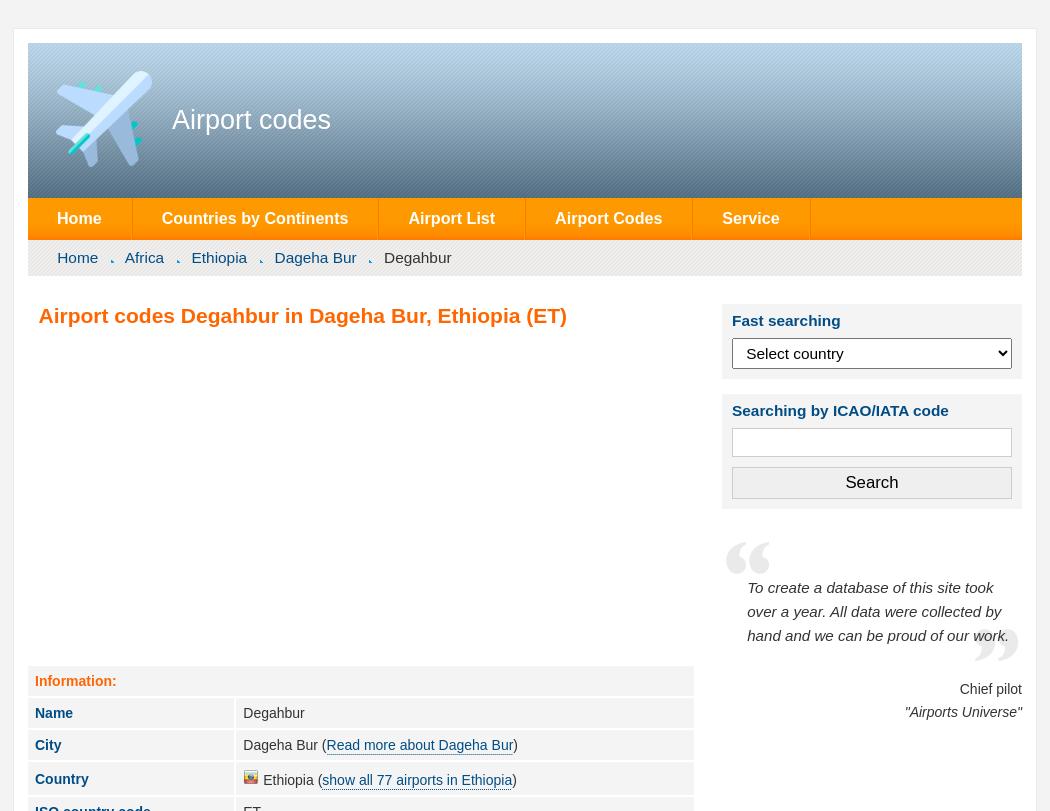 The width and height of the screenshot is (1050, 811). What do you see at coordinates (418, 743) in the screenshot?
I see `'Read more about Dageha Bur'` at bounding box center [418, 743].